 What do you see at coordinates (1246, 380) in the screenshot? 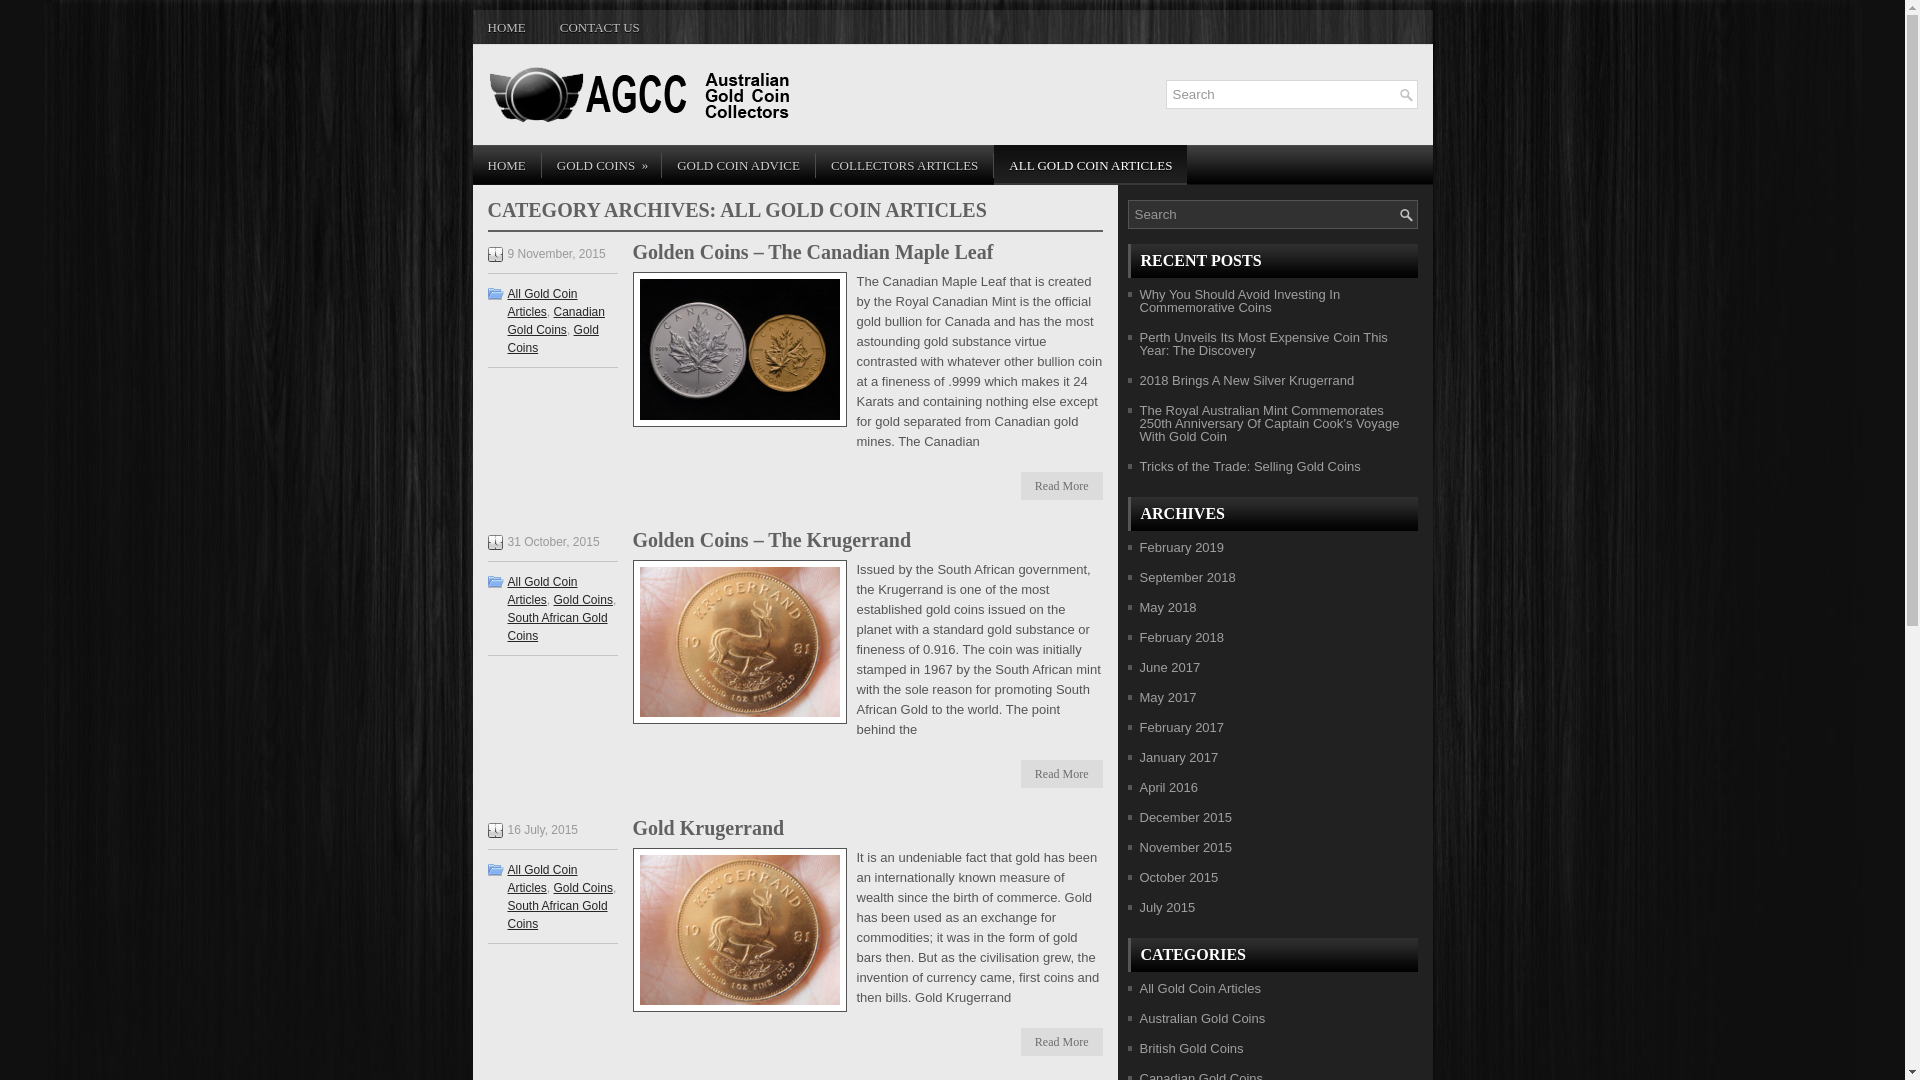
I see `'2018 Brings A New Silver Krugerrand'` at bounding box center [1246, 380].